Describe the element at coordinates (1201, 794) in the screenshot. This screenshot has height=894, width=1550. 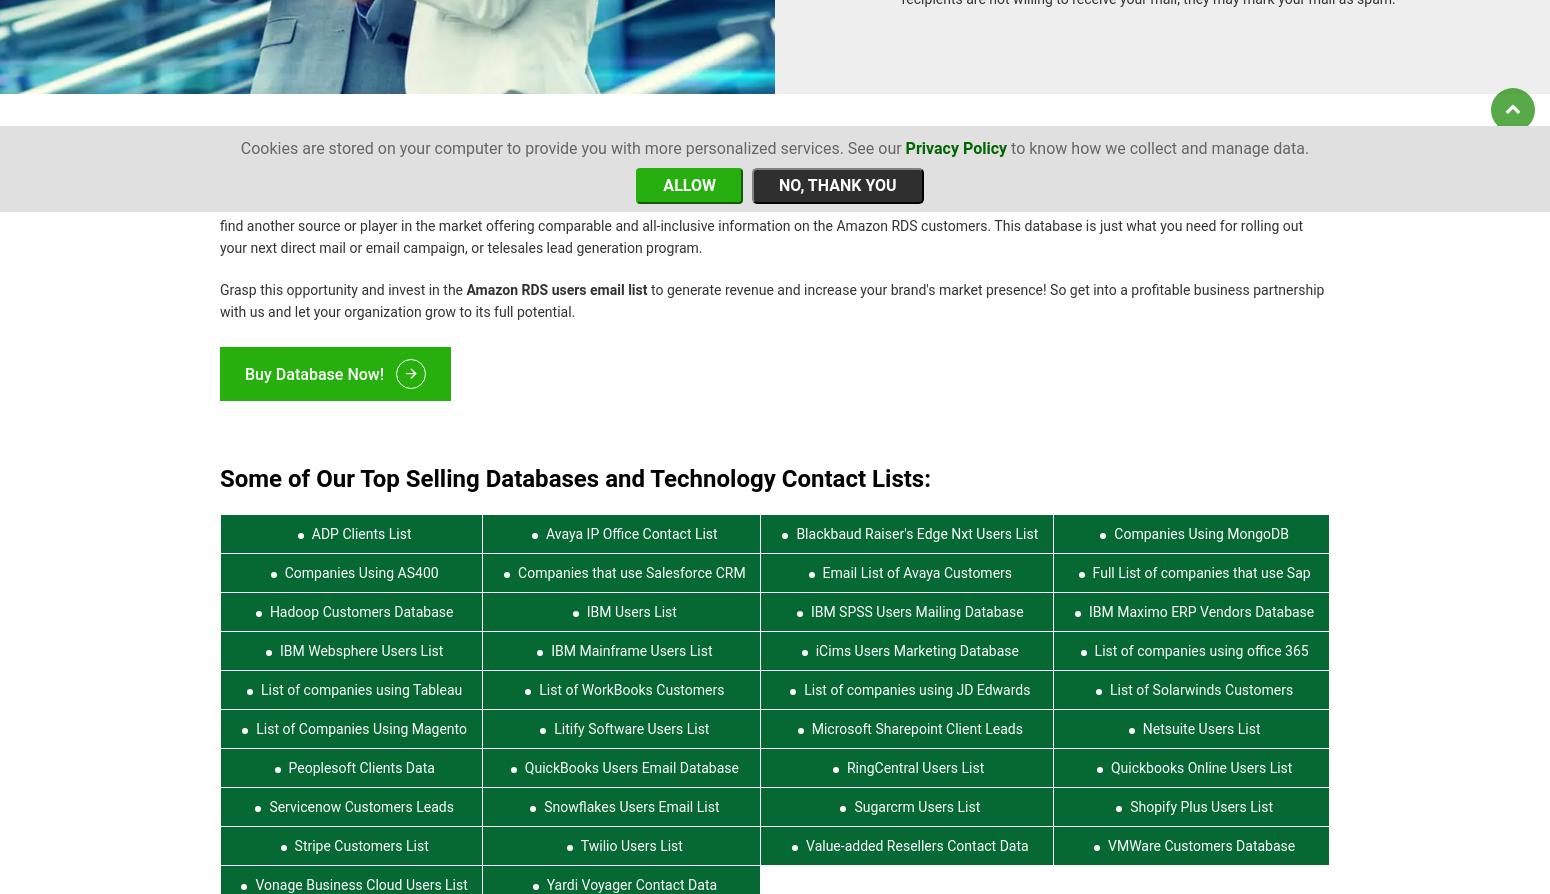
I see `'Shopify Plus Users List'` at that location.